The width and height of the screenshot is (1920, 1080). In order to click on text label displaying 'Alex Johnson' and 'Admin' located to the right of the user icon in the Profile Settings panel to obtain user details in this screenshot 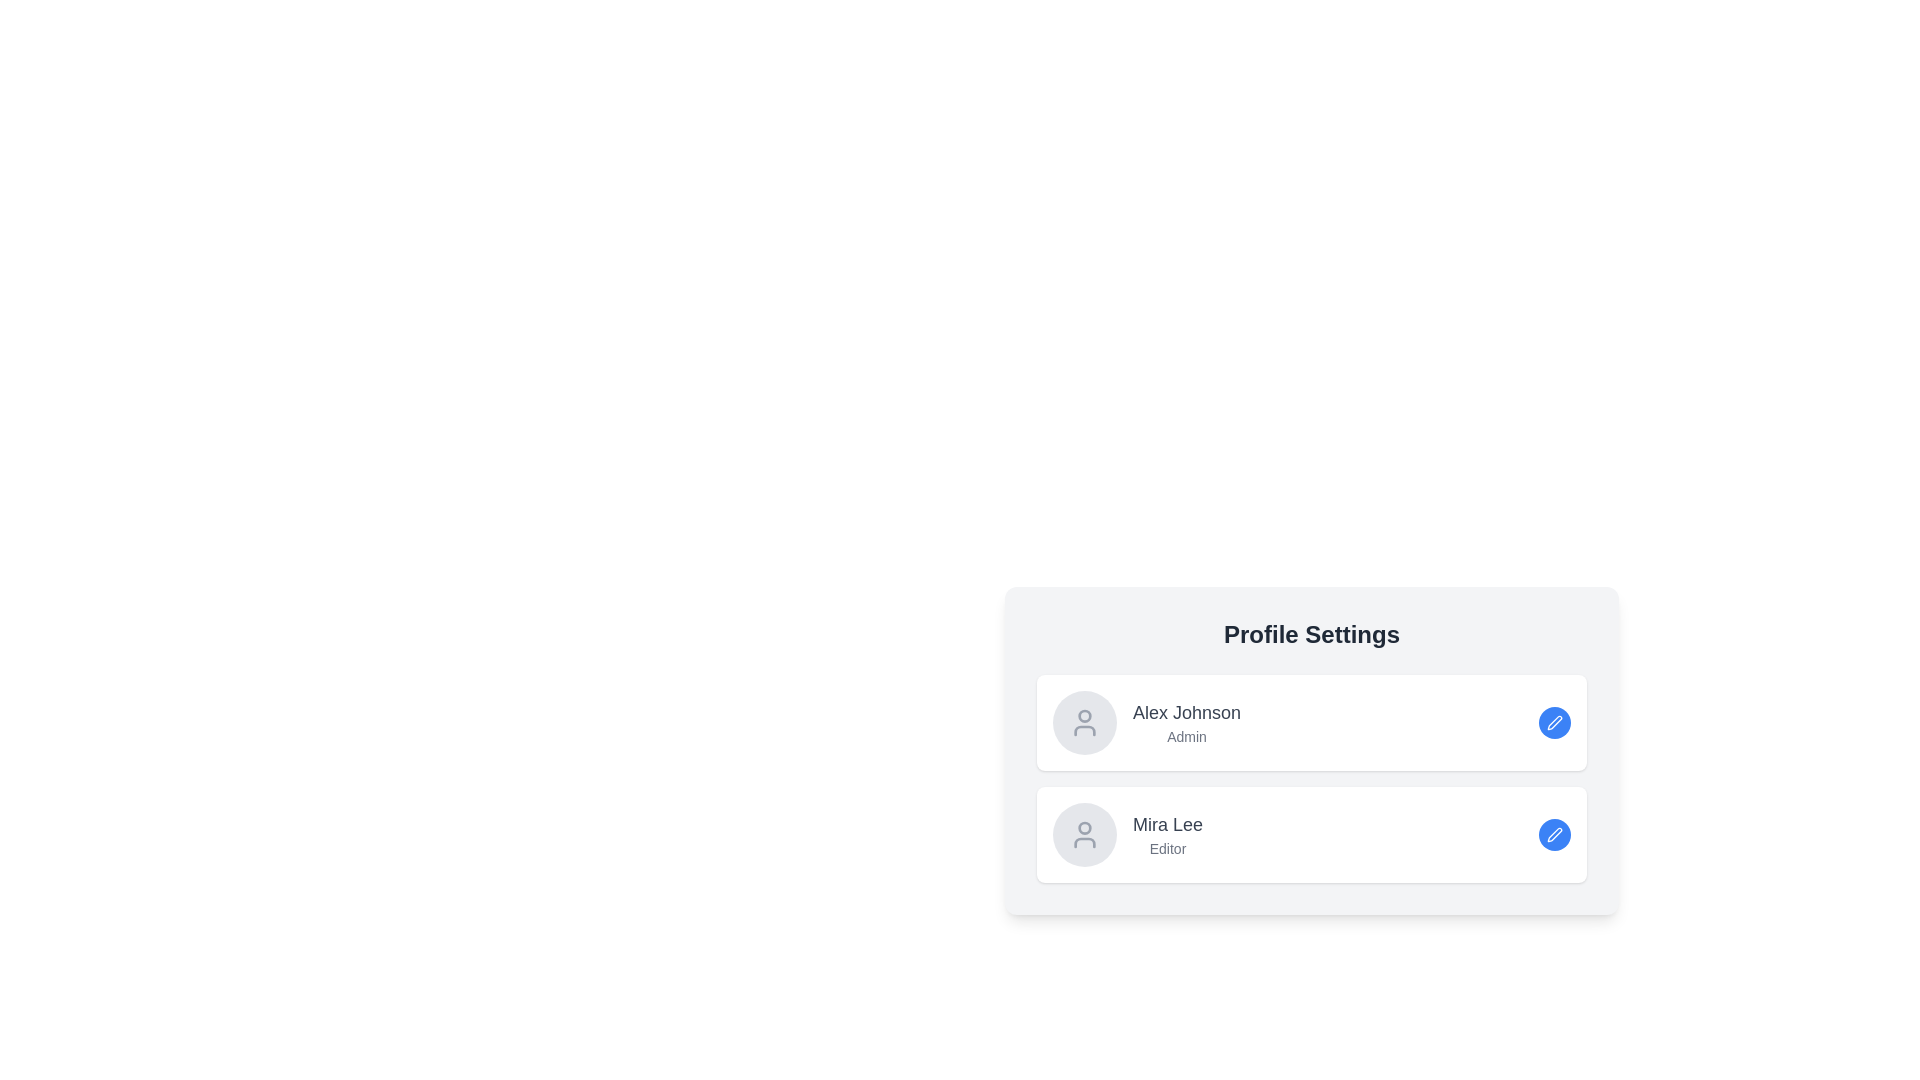, I will do `click(1186, 722)`.